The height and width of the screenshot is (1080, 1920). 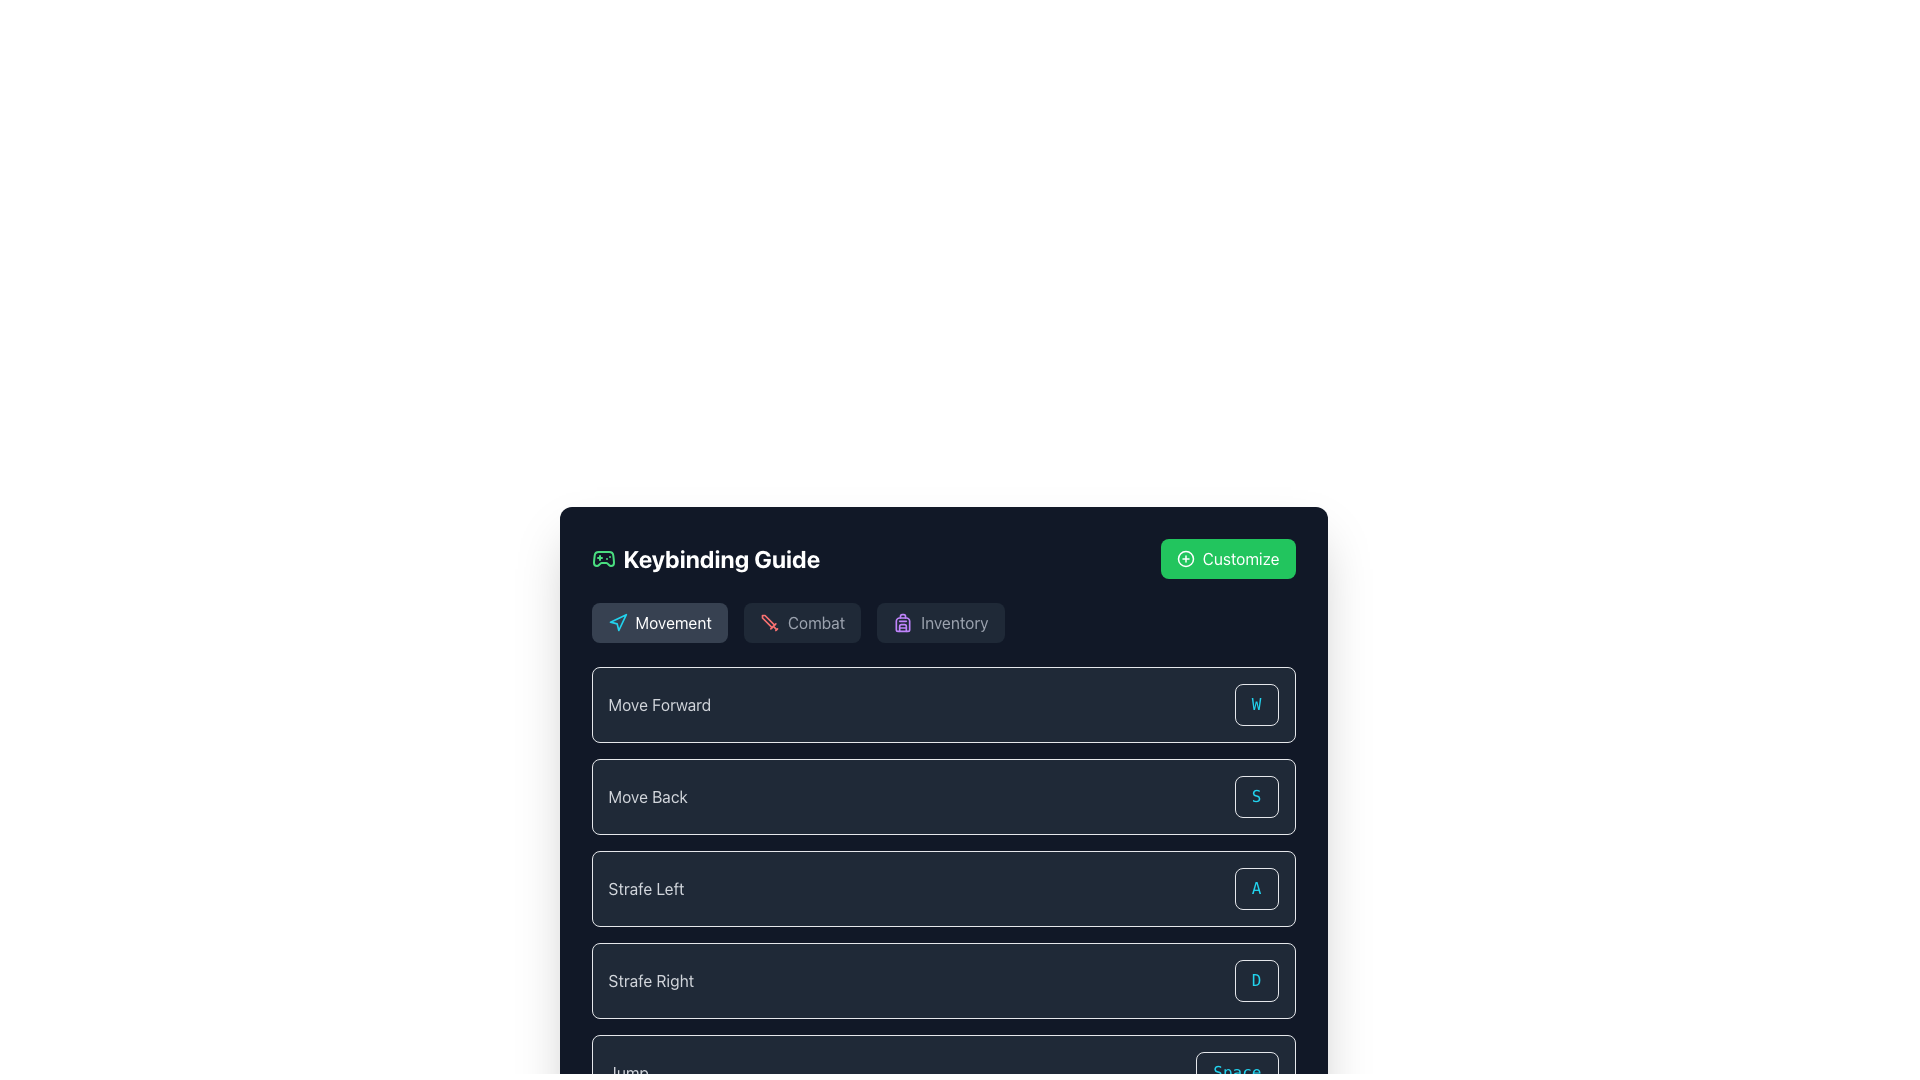 I want to click on the keybinding display box for the 'Strafe Left' action, located to the far right of the 'Strafe Left' text in the keybinding guide, so click(x=1255, y=887).